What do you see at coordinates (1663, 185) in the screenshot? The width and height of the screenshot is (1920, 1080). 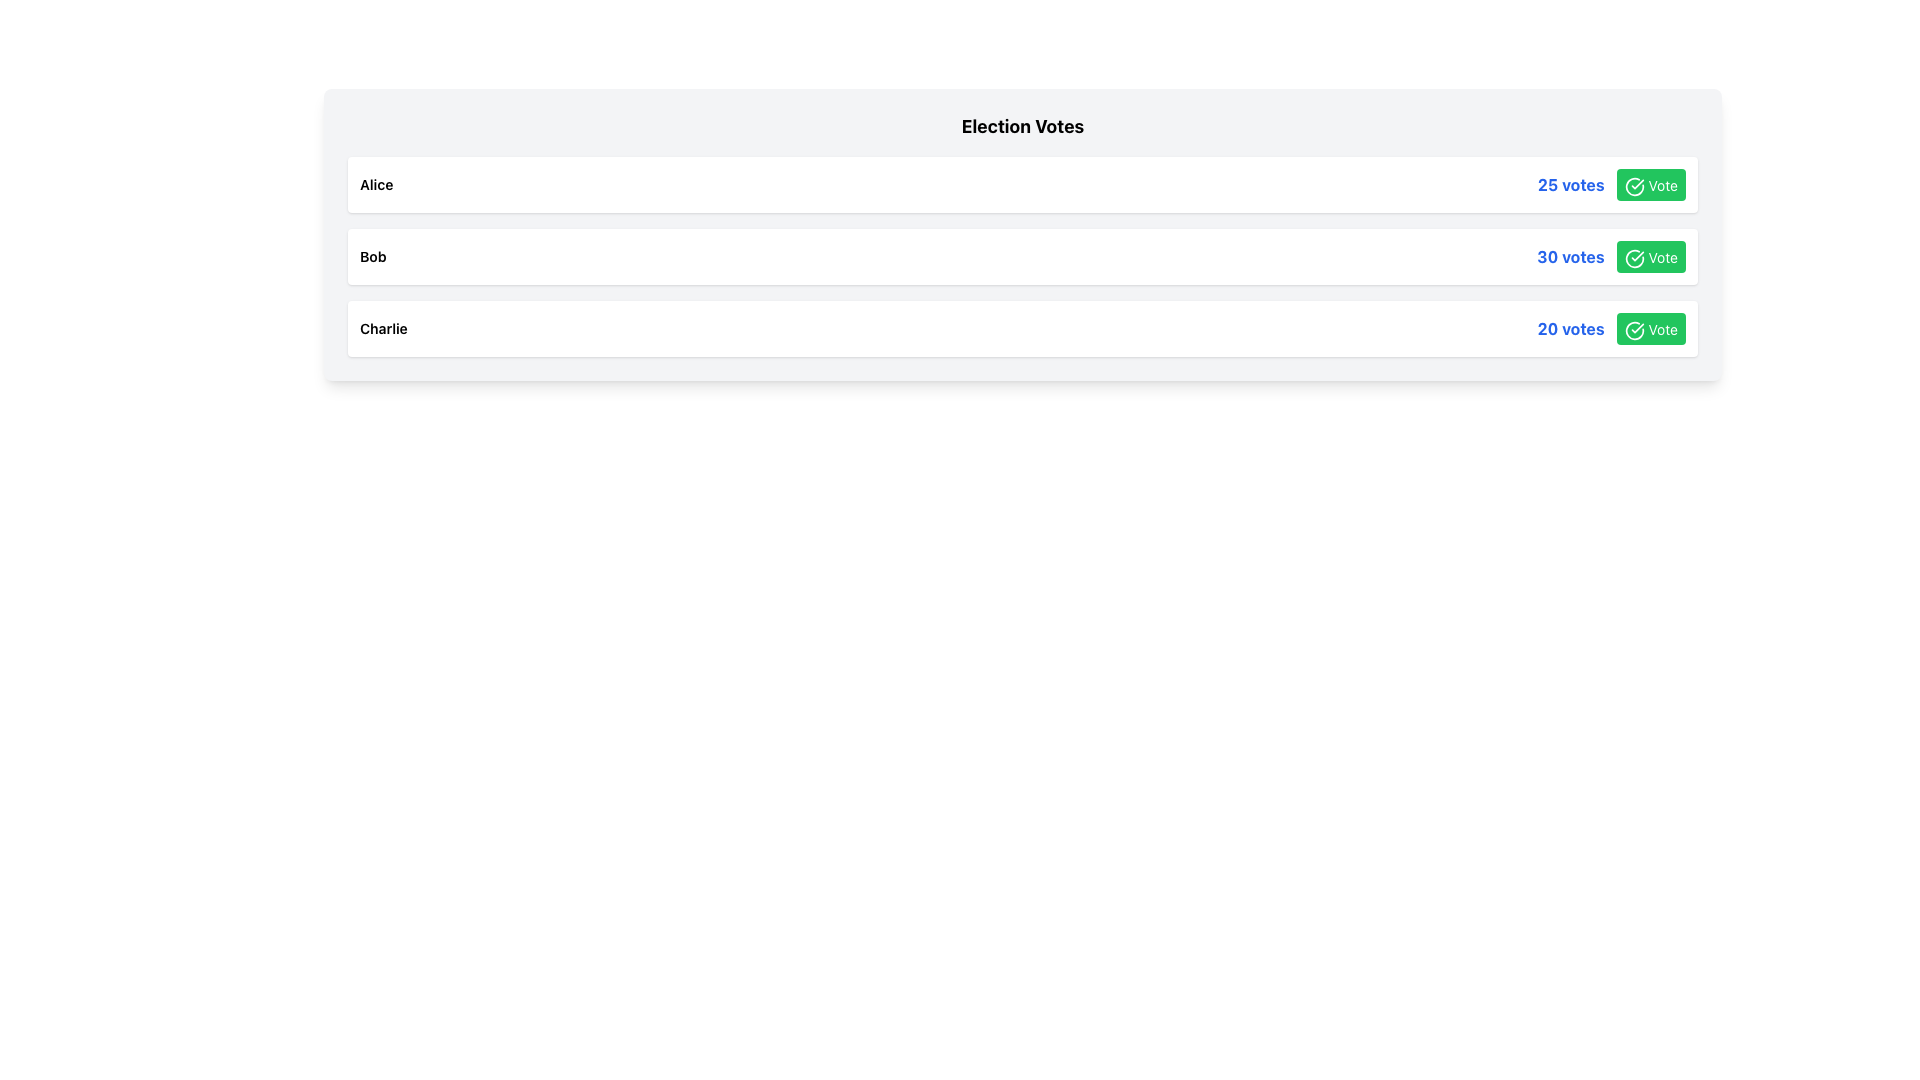 I see `the 'Vote' text label with a green background, which is part of the button-like structure on the far right side of the topmost row, aligned with the '25 votes' text` at bounding box center [1663, 185].